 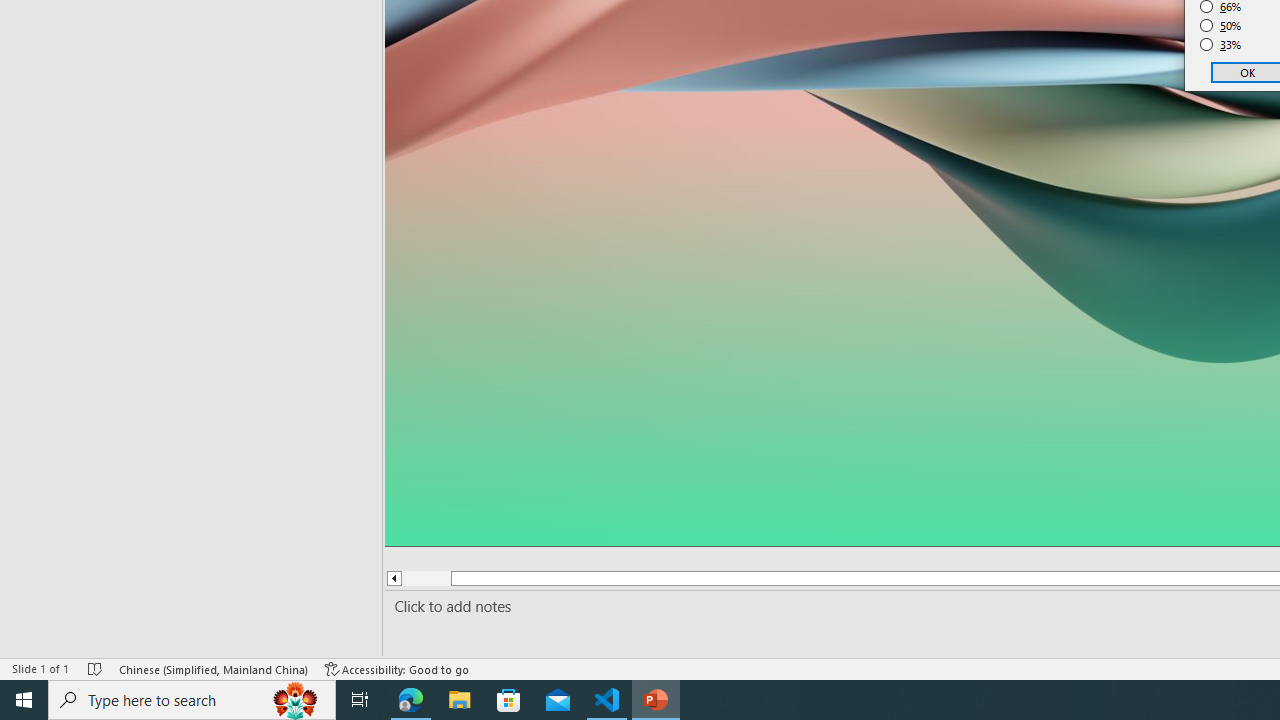 What do you see at coordinates (509, 698) in the screenshot?
I see `'Microsoft Store'` at bounding box center [509, 698].